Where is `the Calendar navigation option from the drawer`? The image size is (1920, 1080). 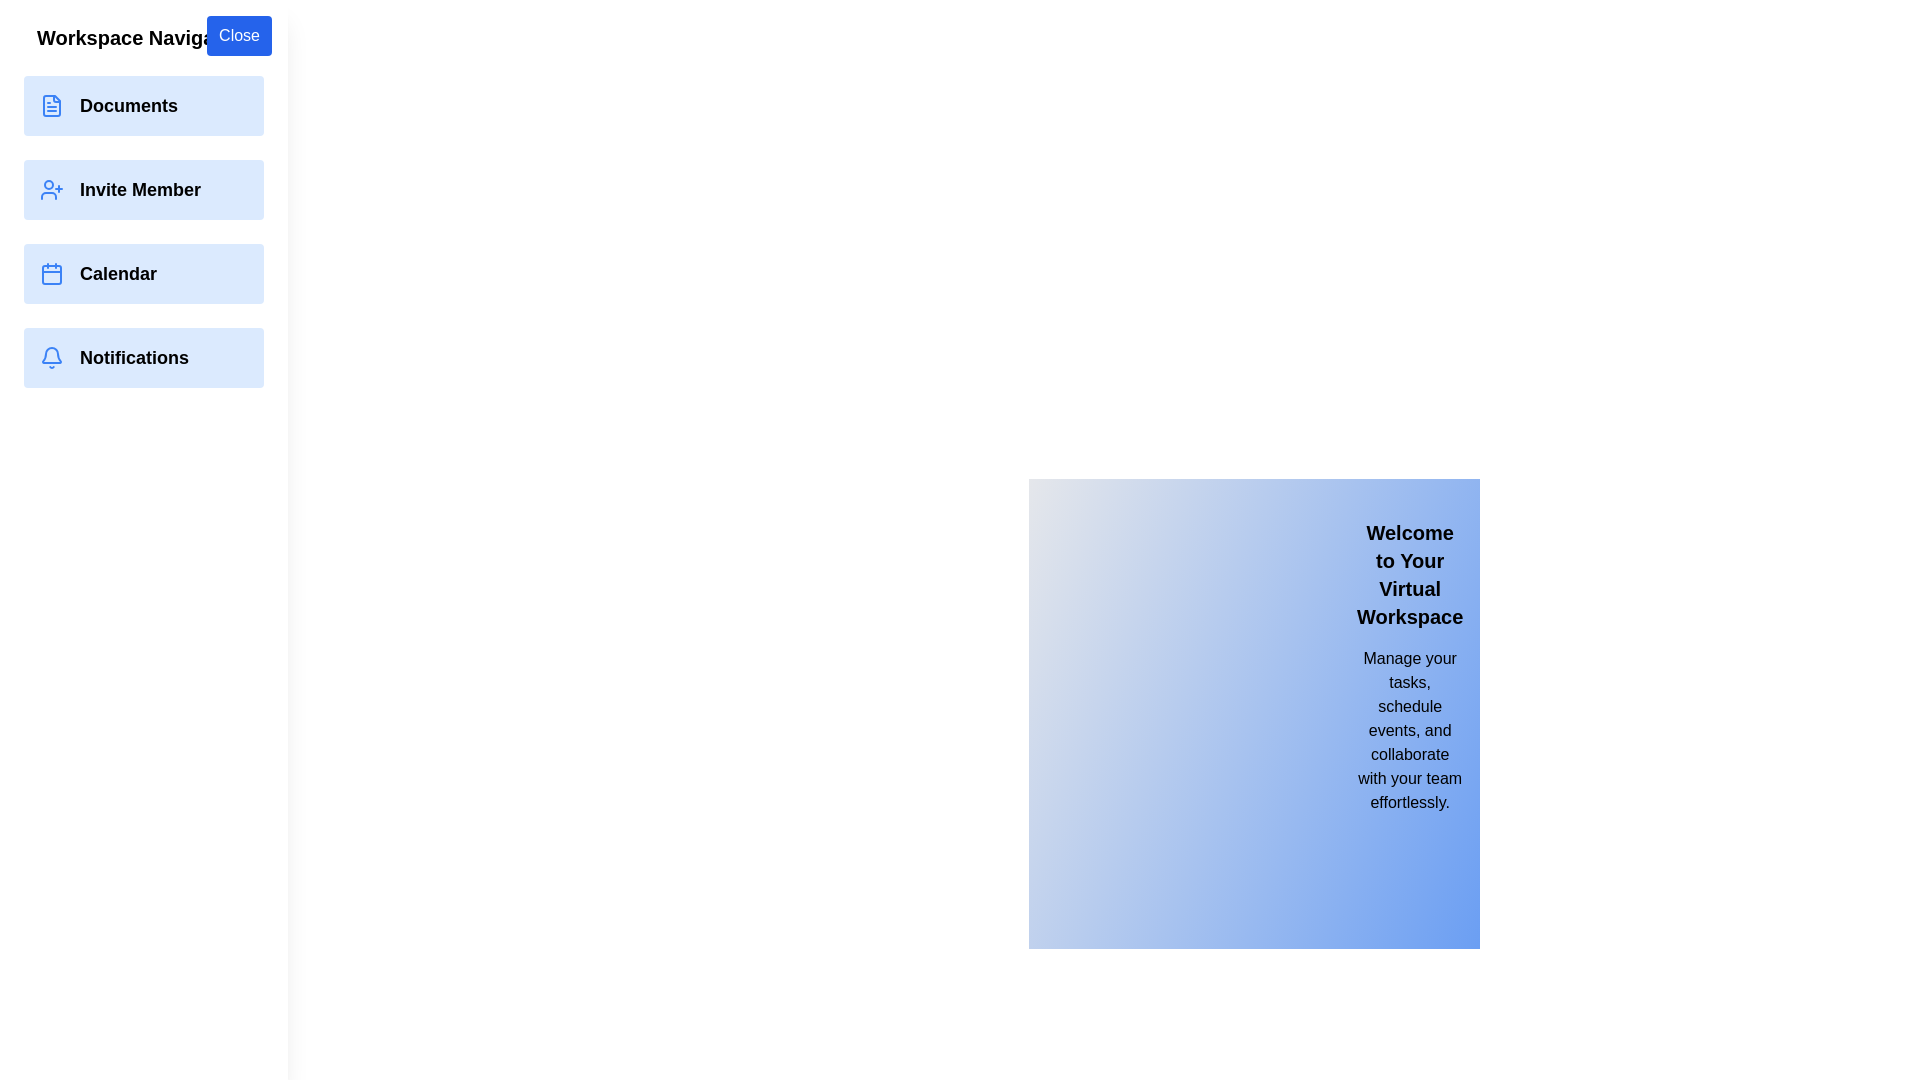
the Calendar navigation option from the drawer is located at coordinates (143, 273).